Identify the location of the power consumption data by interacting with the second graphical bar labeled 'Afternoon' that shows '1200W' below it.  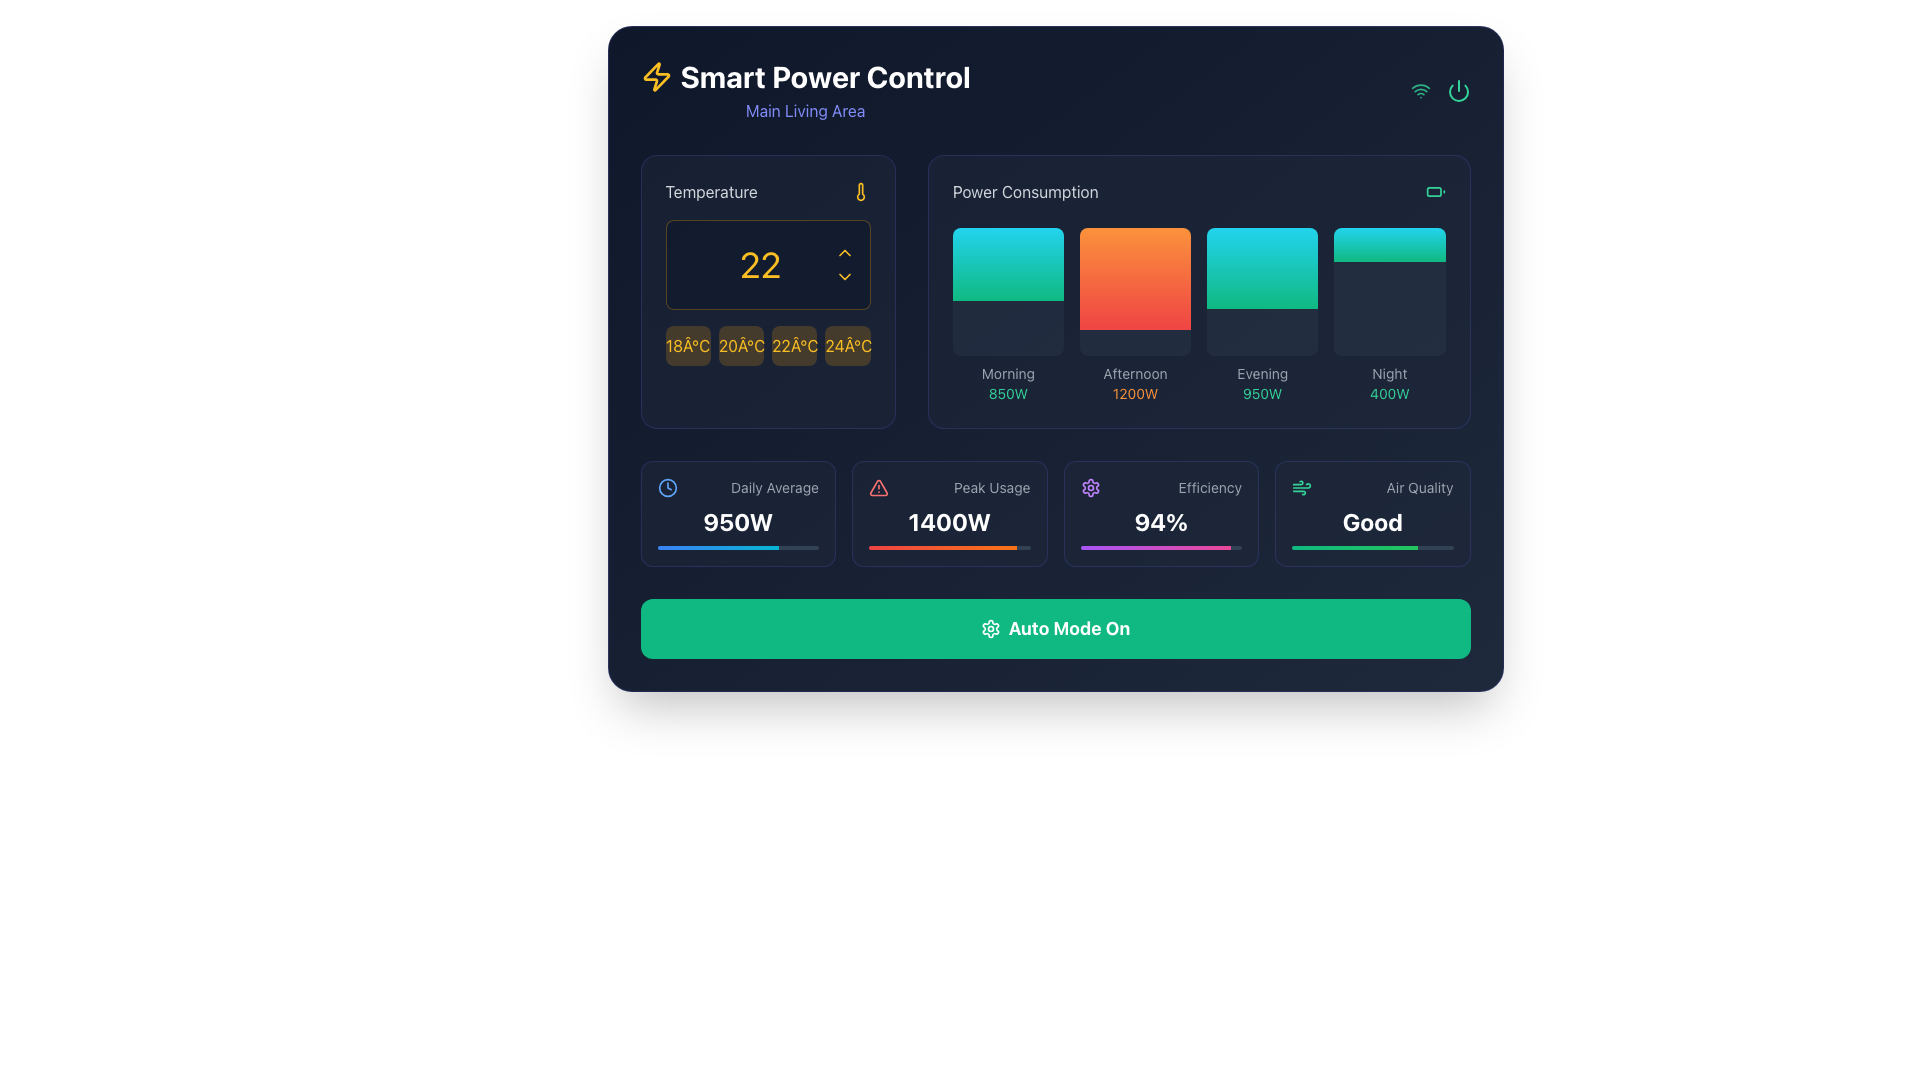
(1199, 315).